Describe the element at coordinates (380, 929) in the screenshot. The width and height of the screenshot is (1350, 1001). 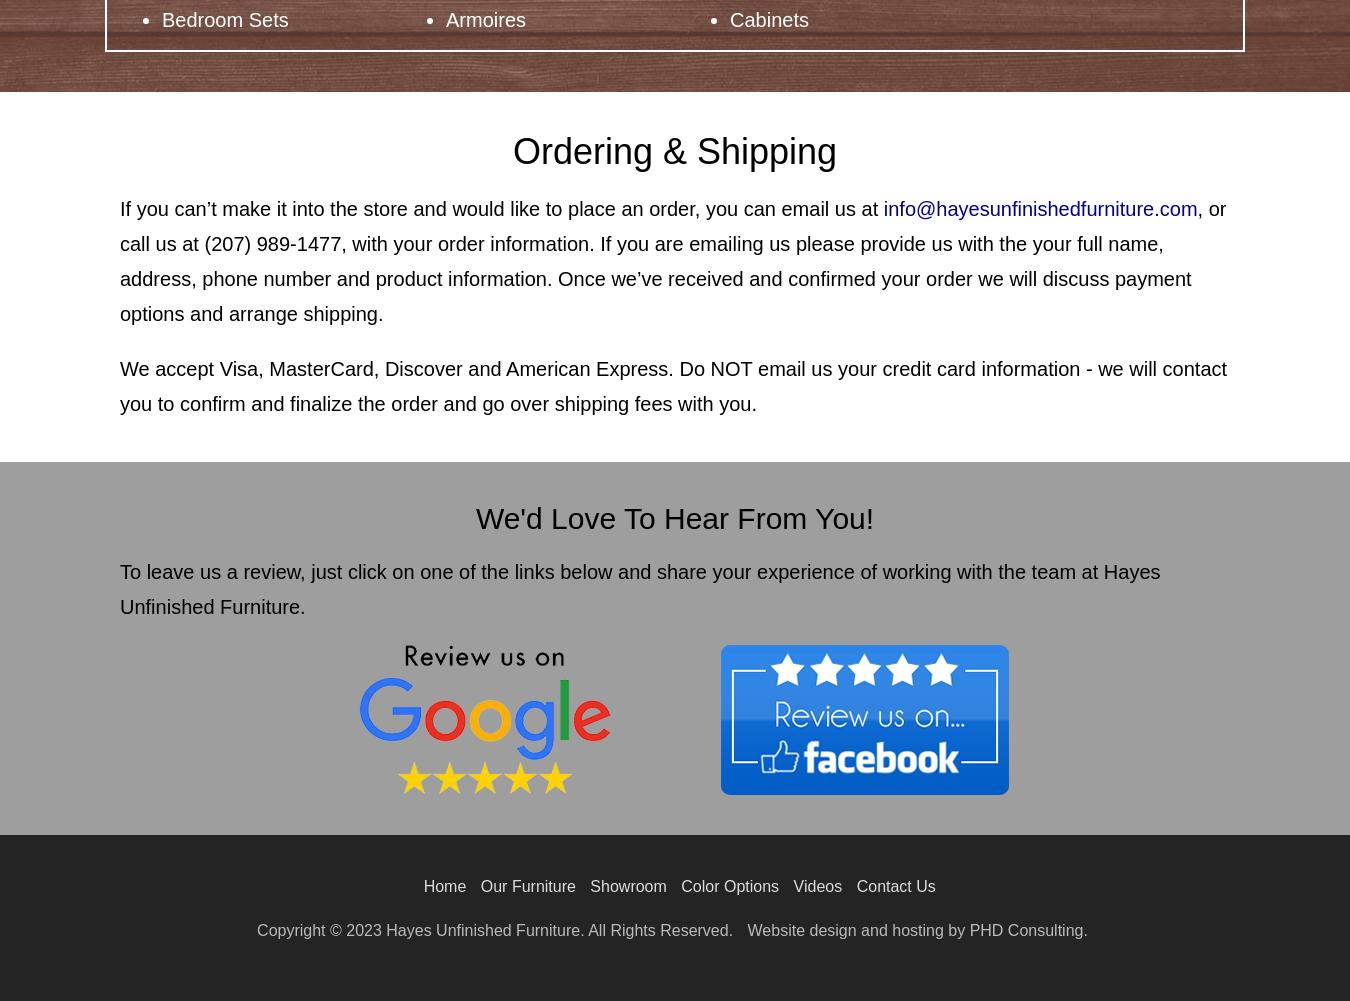
I see `'Hayes Unfinished Furniture. All Rights Reserved.'` at that location.